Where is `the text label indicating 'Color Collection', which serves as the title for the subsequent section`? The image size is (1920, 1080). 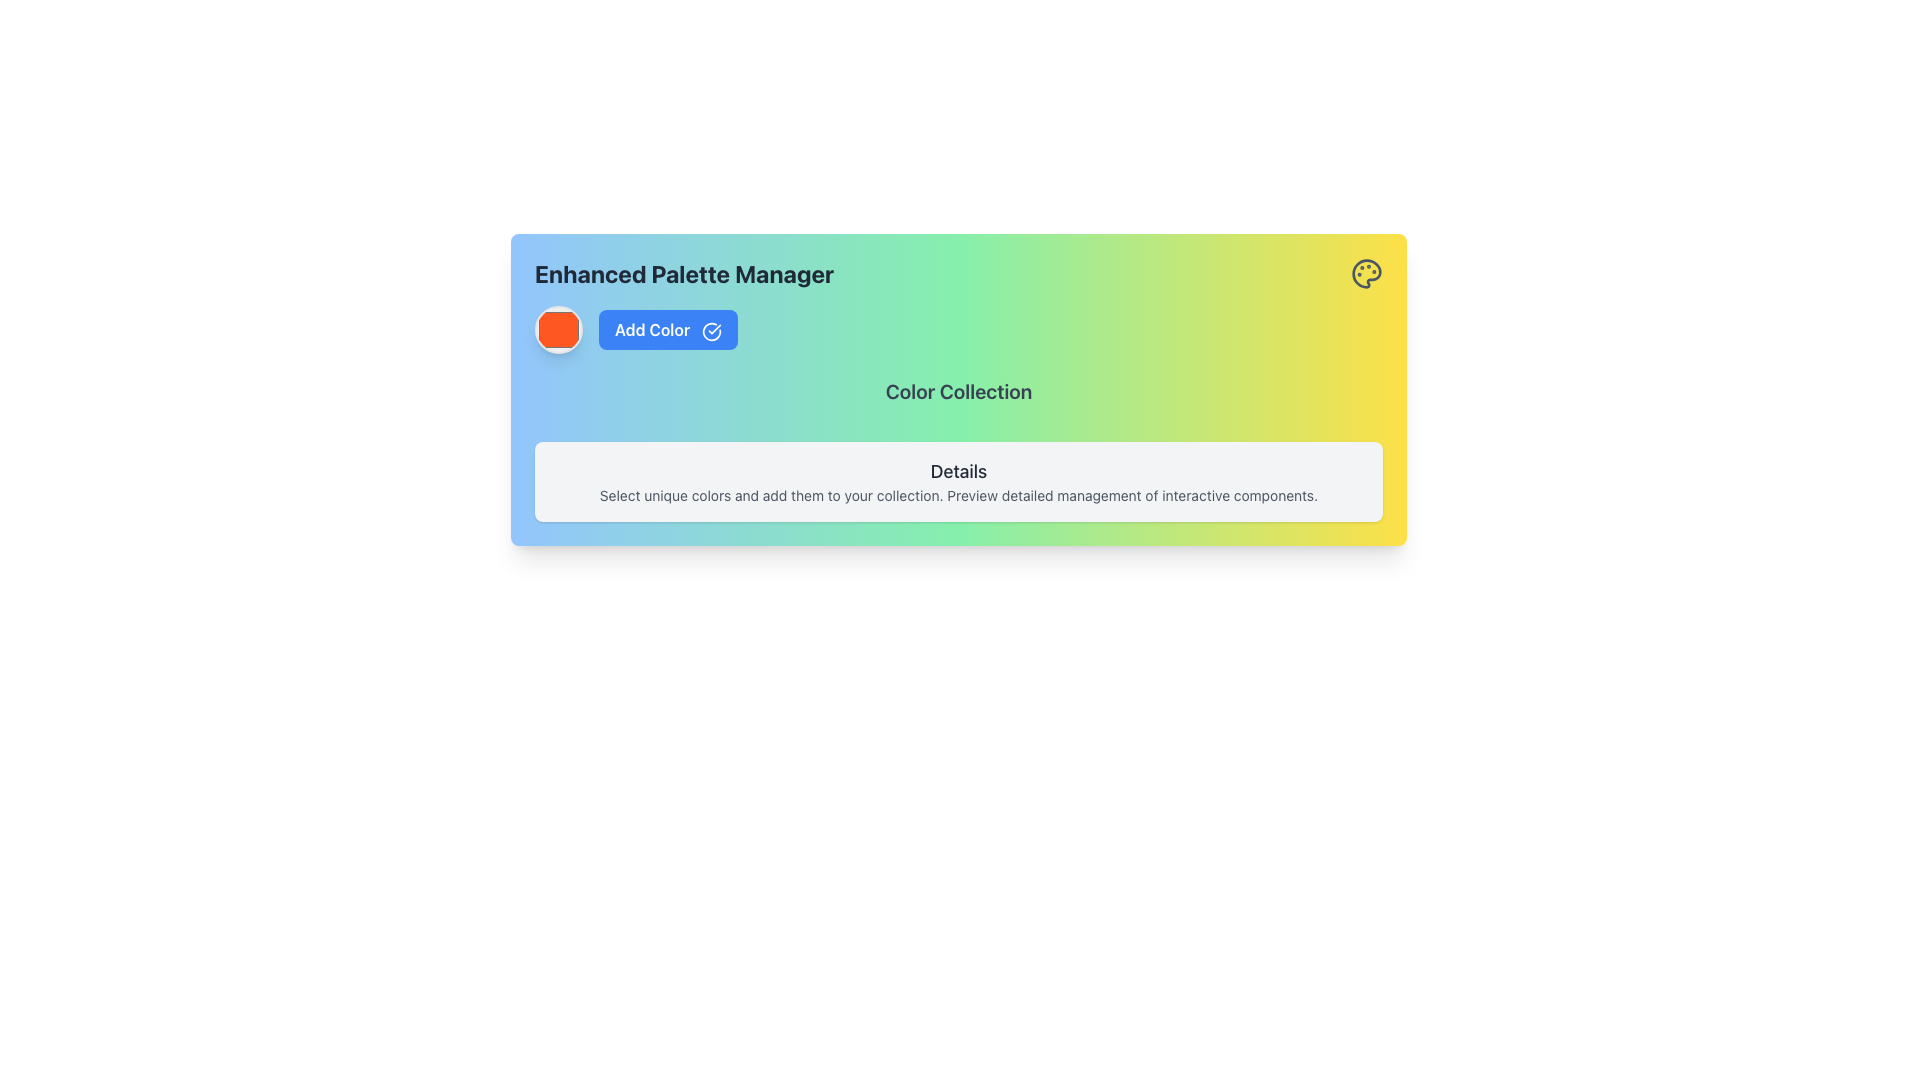 the text label indicating 'Color Collection', which serves as the title for the subsequent section is located at coordinates (958, 397).